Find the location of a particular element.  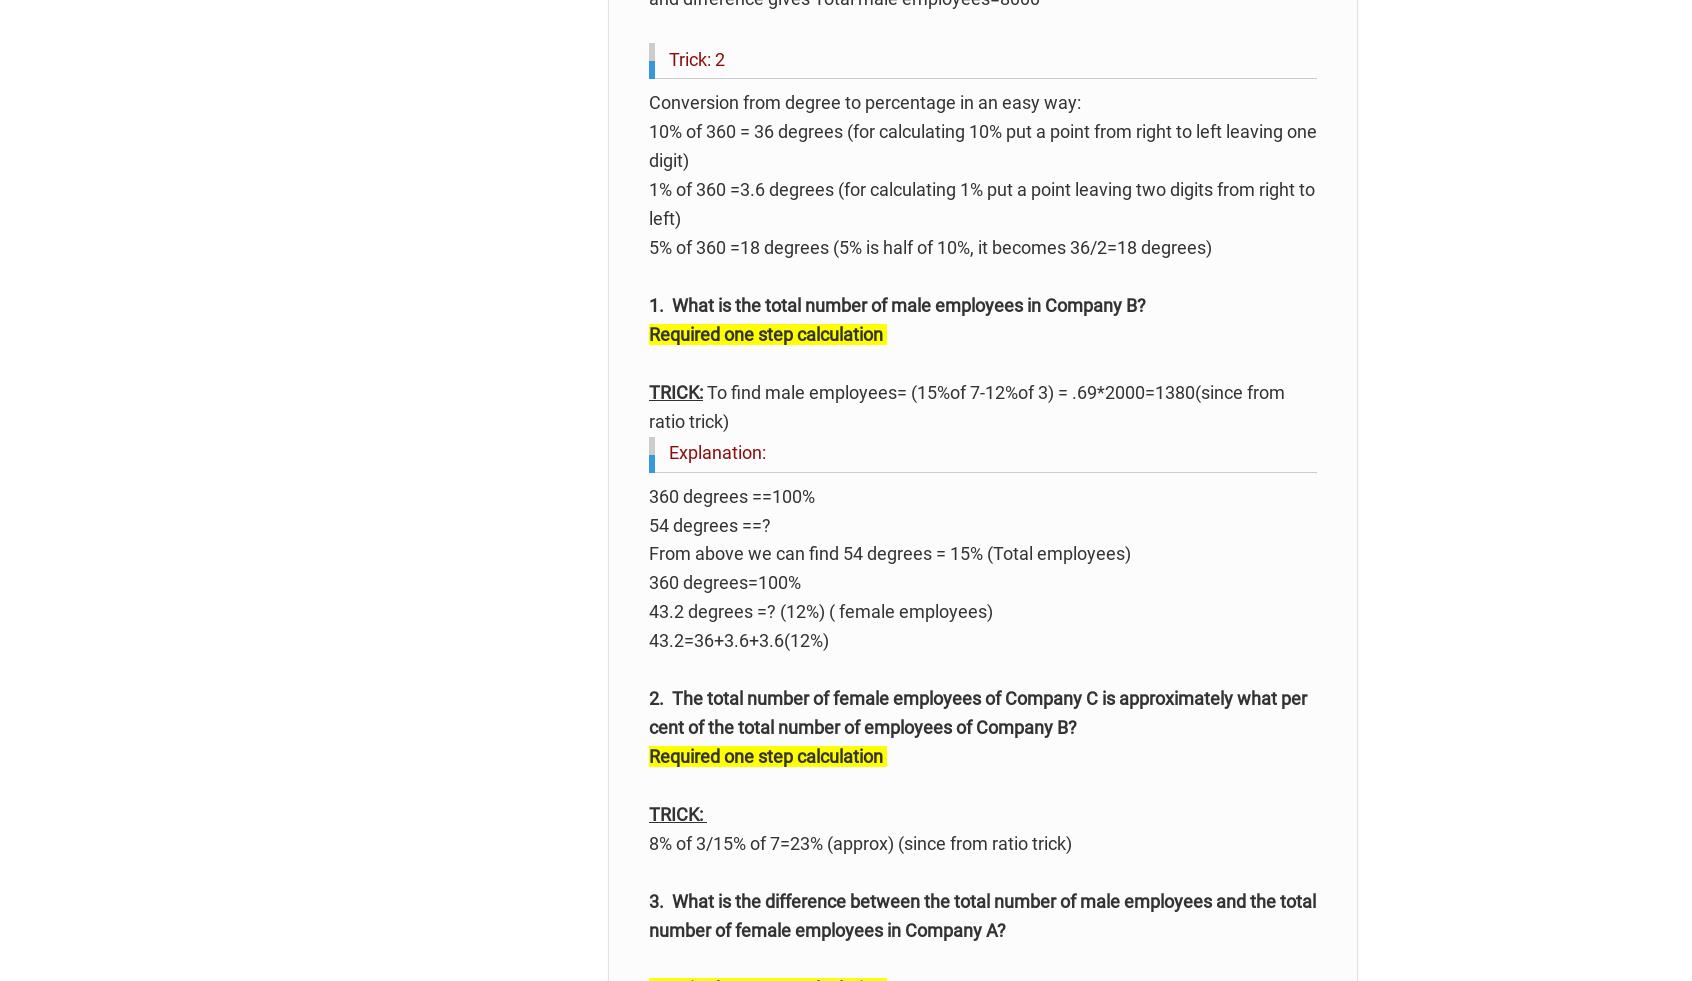

'1.  What is the total number of male employees in Company B?' is located at coordinates (896, 303).